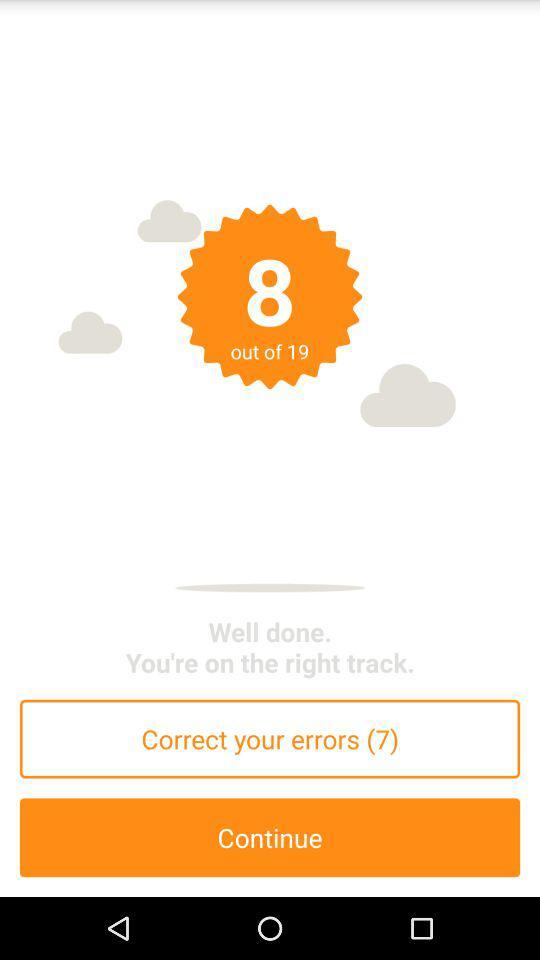 The height and width of the screenshot is (960, 540). I want to click on app below the correct your errors app, so click(270, 837).